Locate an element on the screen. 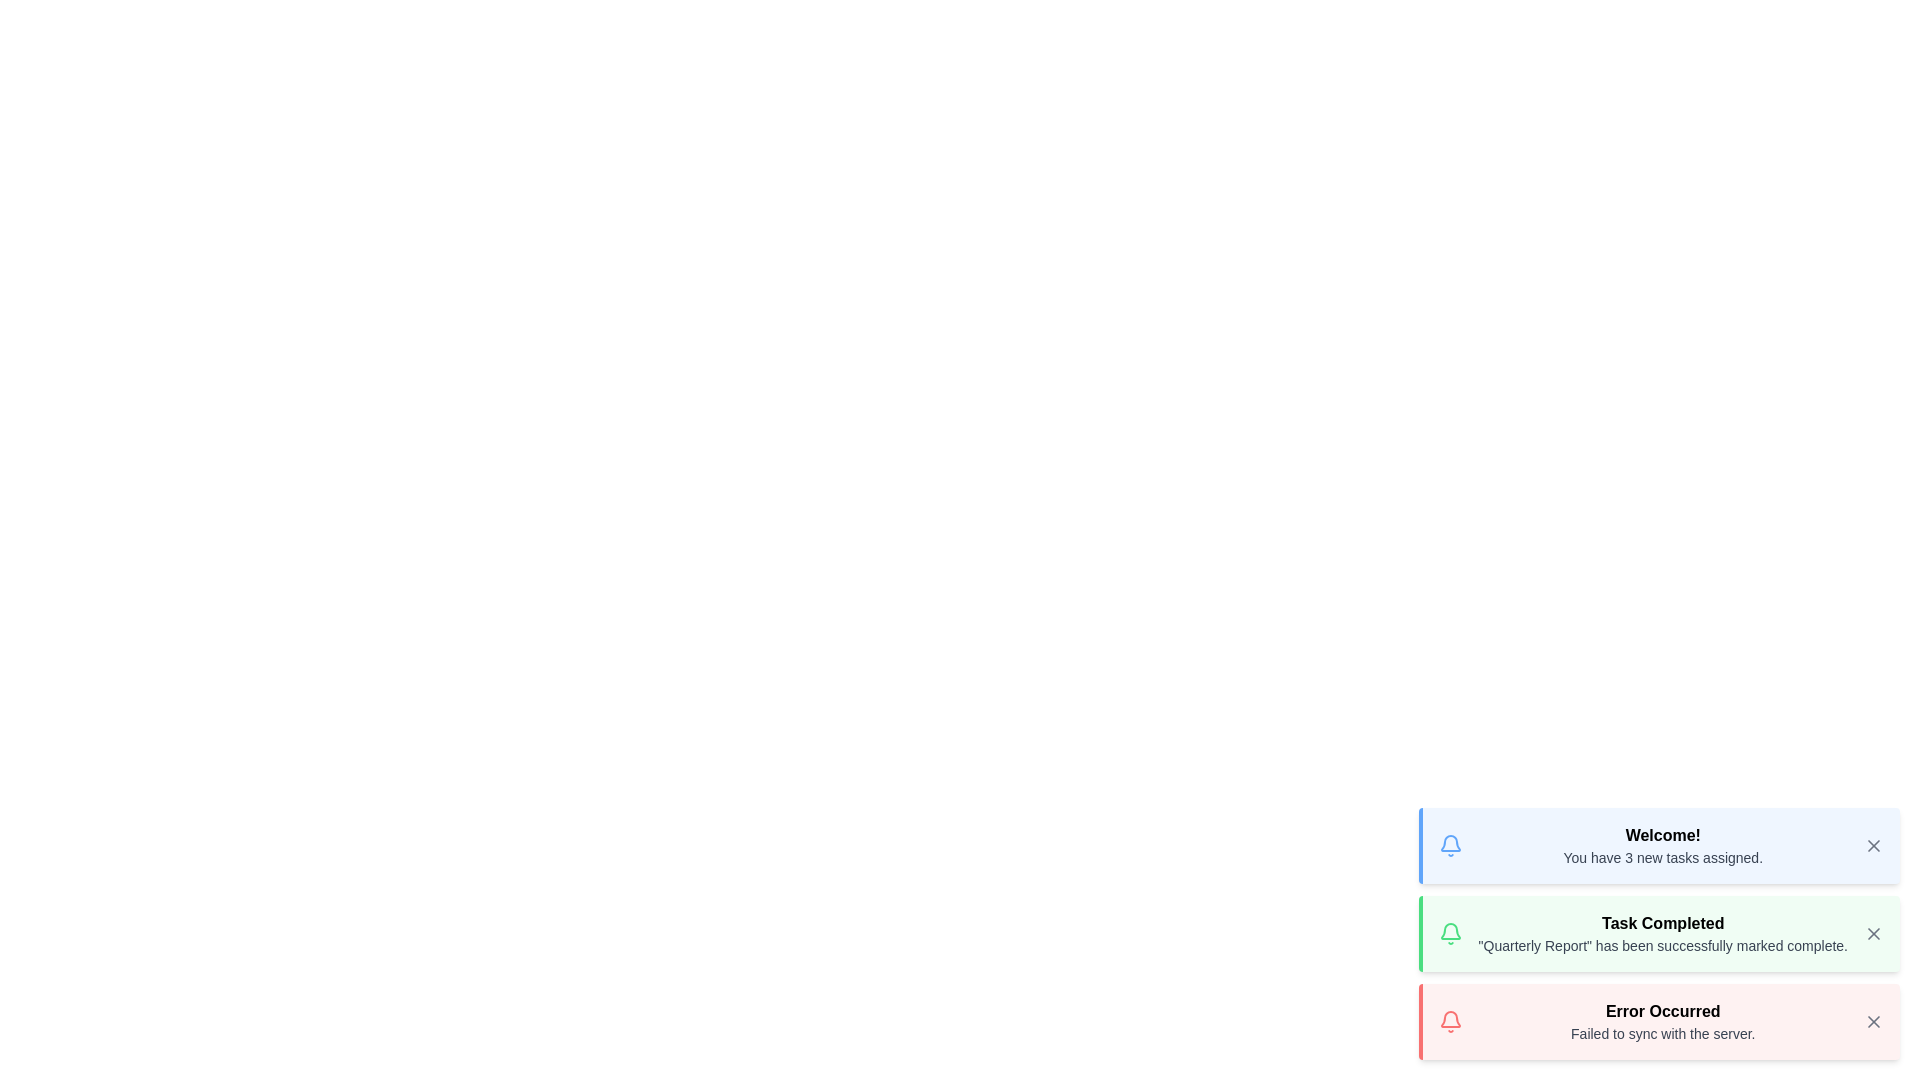 The height and width of the screenshot is (1080, 1920). the SVG close button represented by a diagonal cross in the top-right corner of the notification card with a green background is located at coordinates (1872, 933).